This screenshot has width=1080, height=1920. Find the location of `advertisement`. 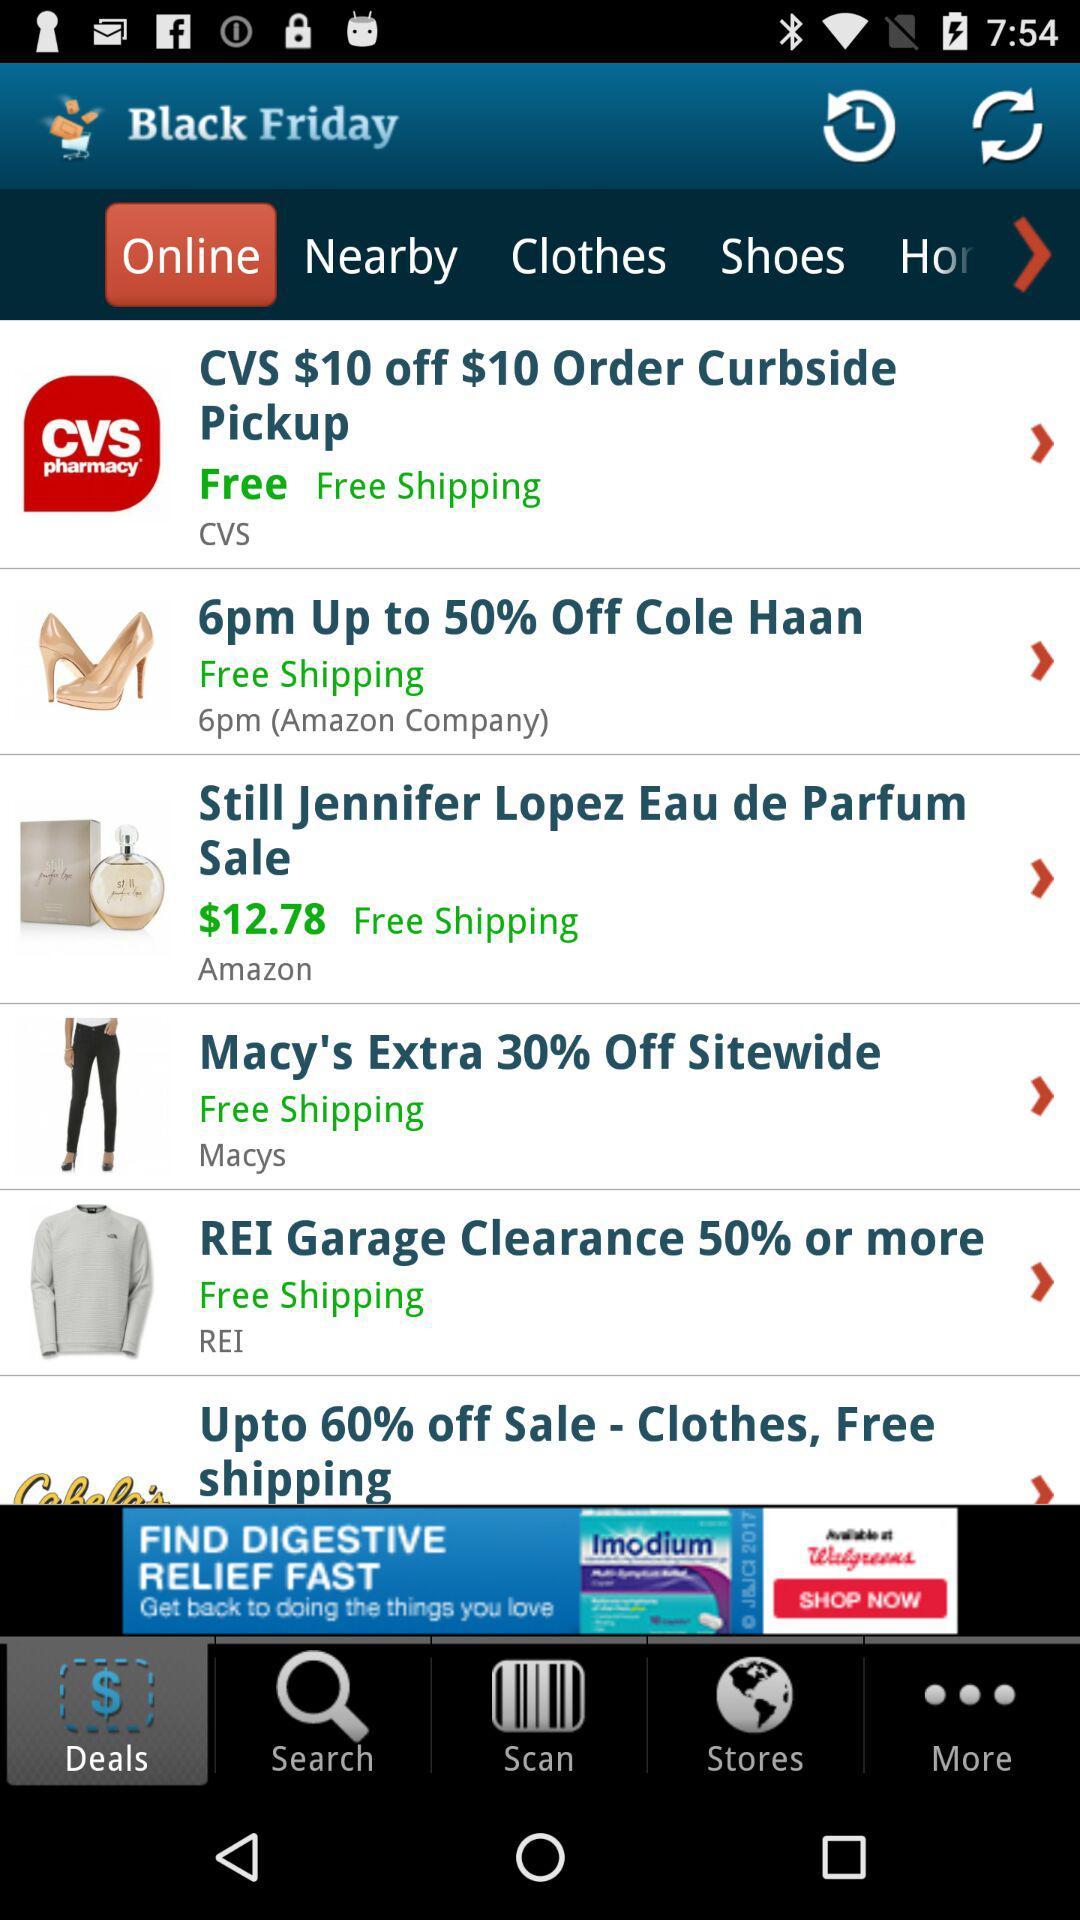

advertisement is located at coordinates (540, 1569).